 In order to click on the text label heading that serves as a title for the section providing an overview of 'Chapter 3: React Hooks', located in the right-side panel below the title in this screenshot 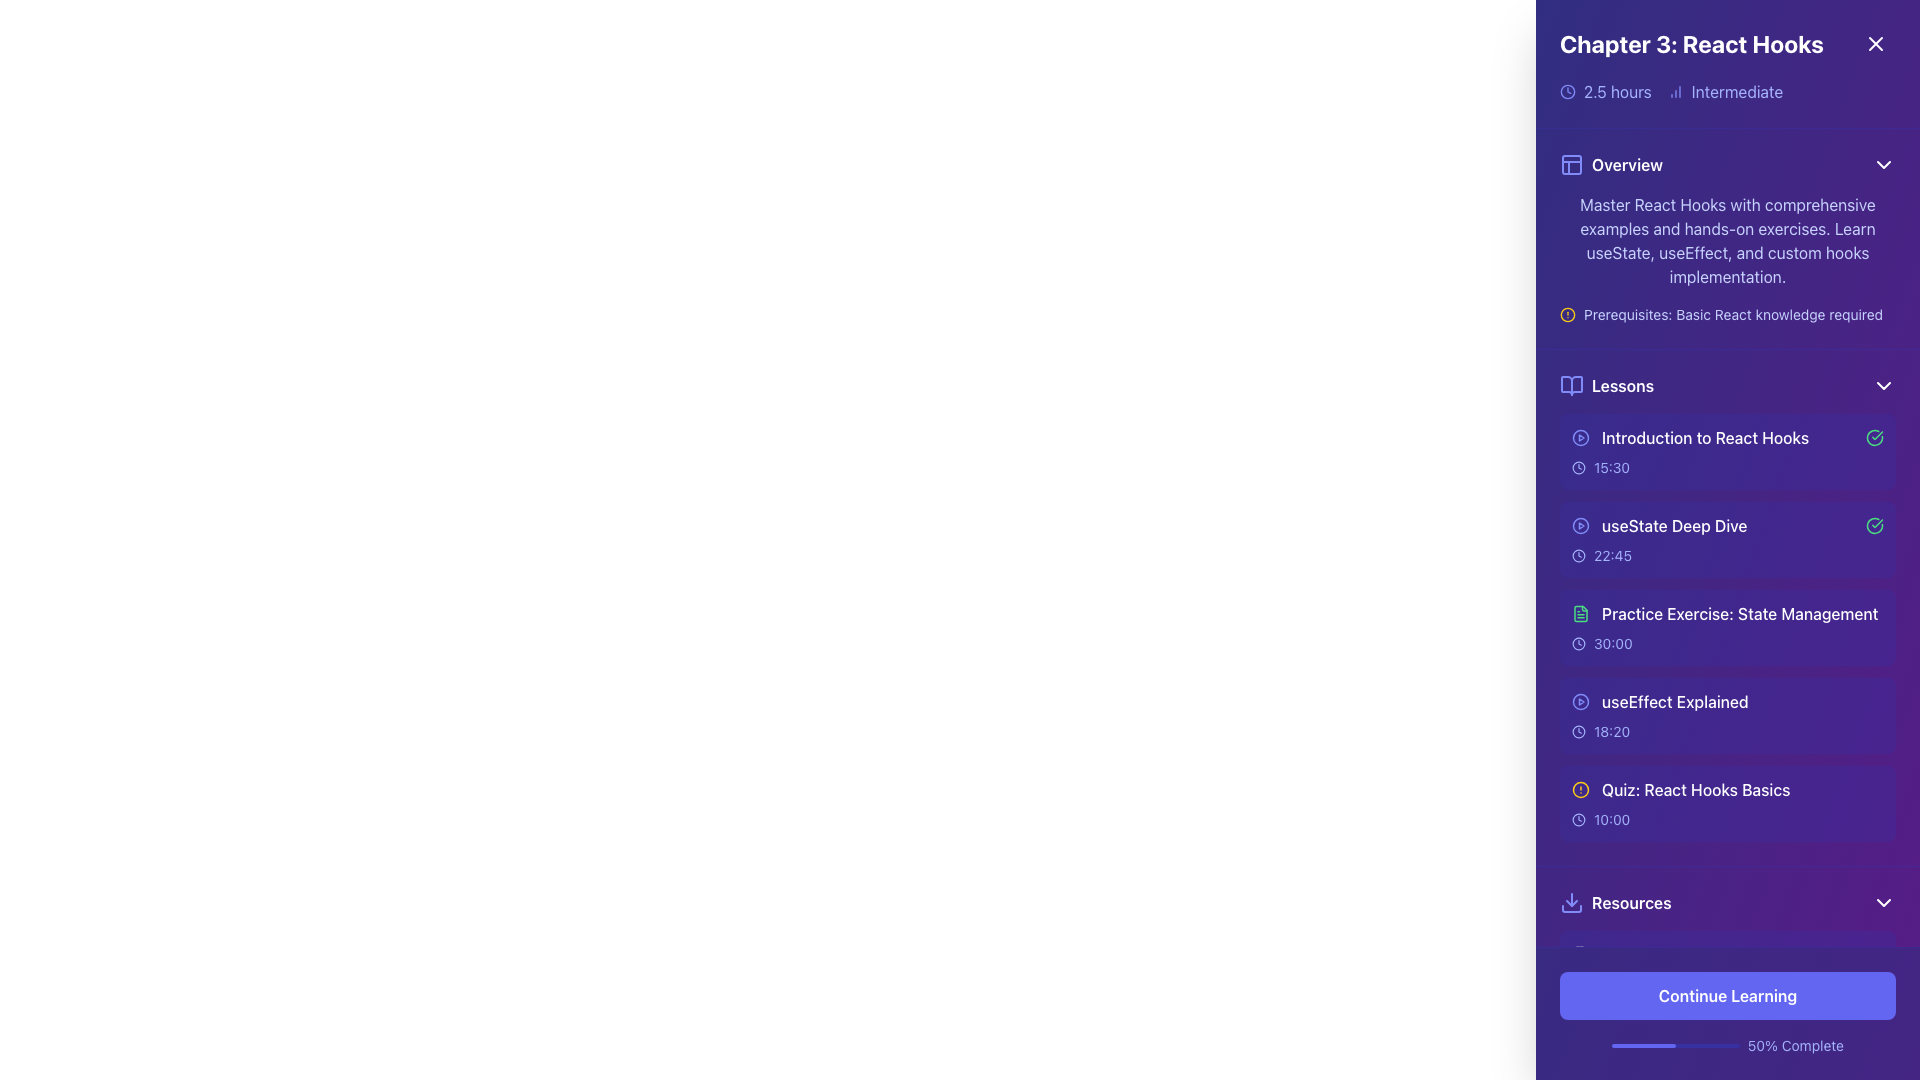, I will do `click(1627, 164)`.